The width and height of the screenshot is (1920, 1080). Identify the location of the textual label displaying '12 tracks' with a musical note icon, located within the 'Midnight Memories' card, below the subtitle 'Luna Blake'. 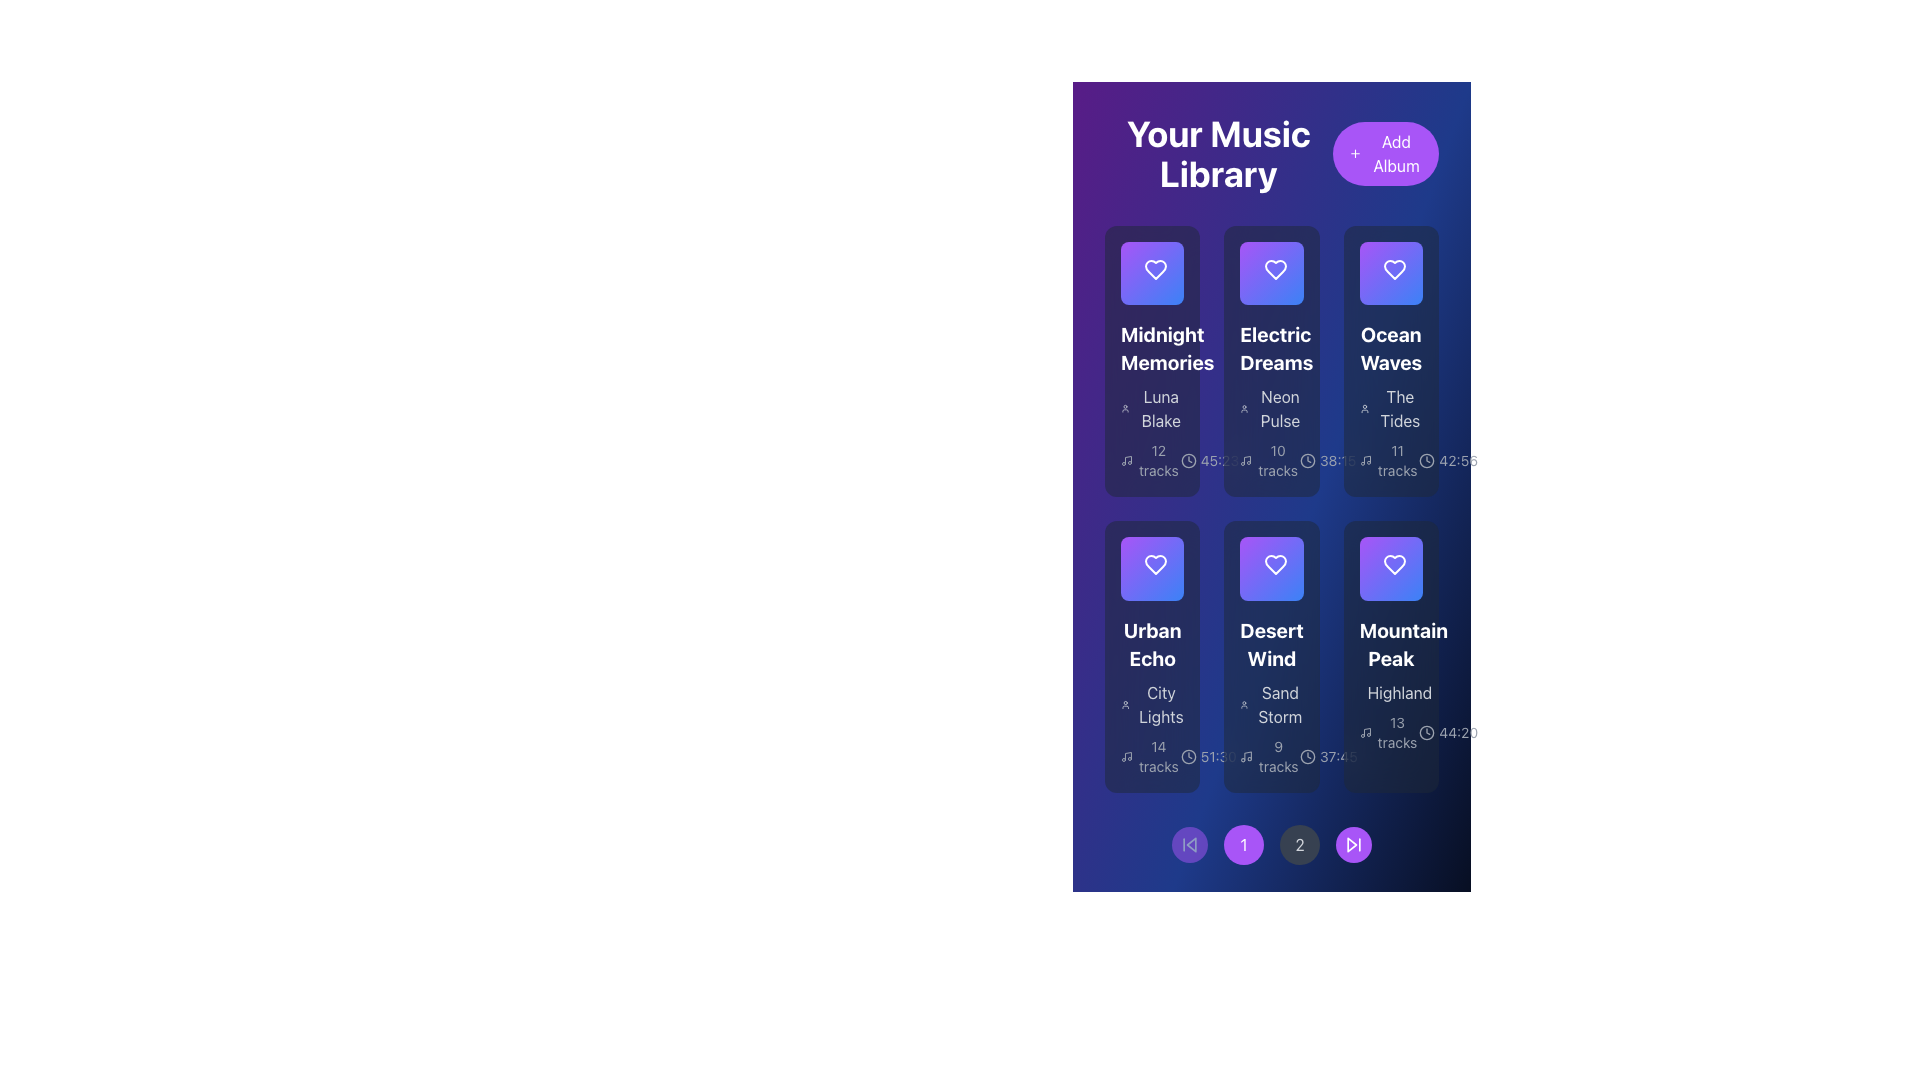
(1150, 461).